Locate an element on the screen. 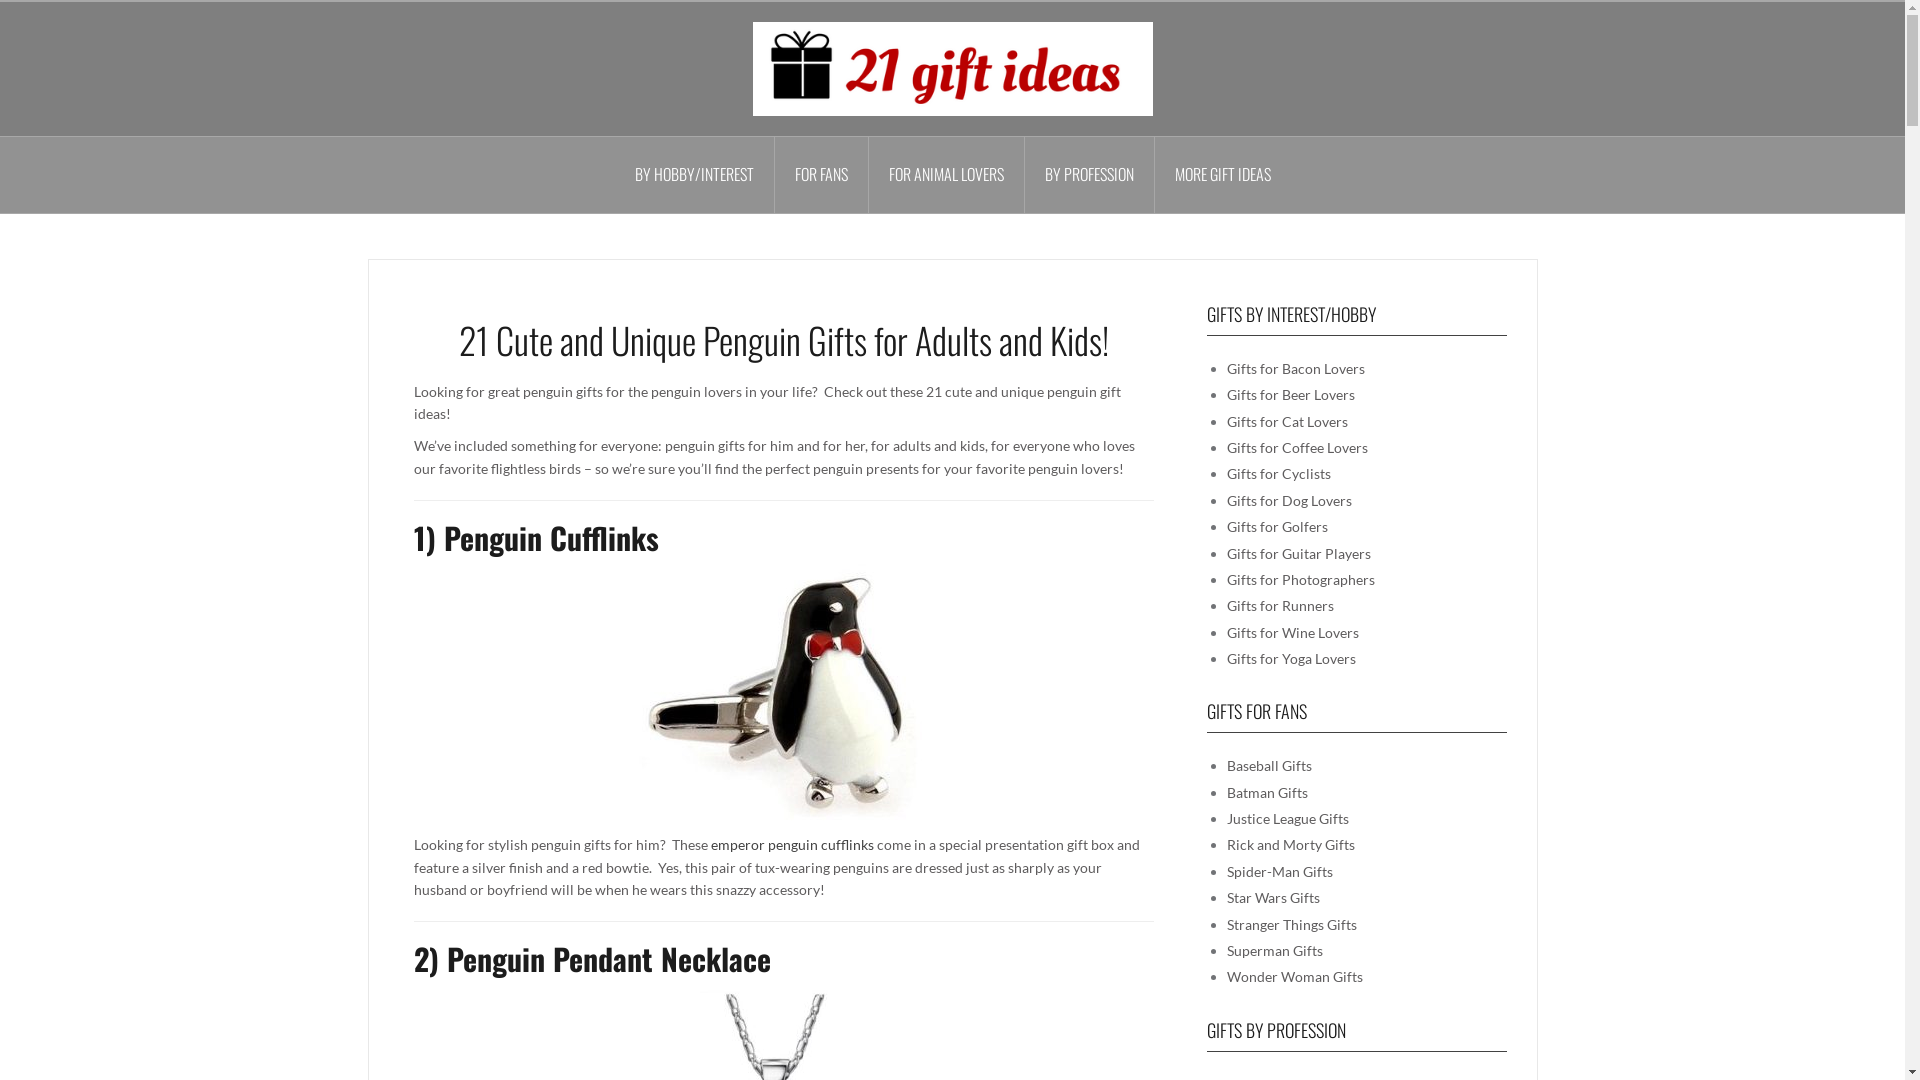  'Star Wars Gifts' is located at coordinates (1271, 896).